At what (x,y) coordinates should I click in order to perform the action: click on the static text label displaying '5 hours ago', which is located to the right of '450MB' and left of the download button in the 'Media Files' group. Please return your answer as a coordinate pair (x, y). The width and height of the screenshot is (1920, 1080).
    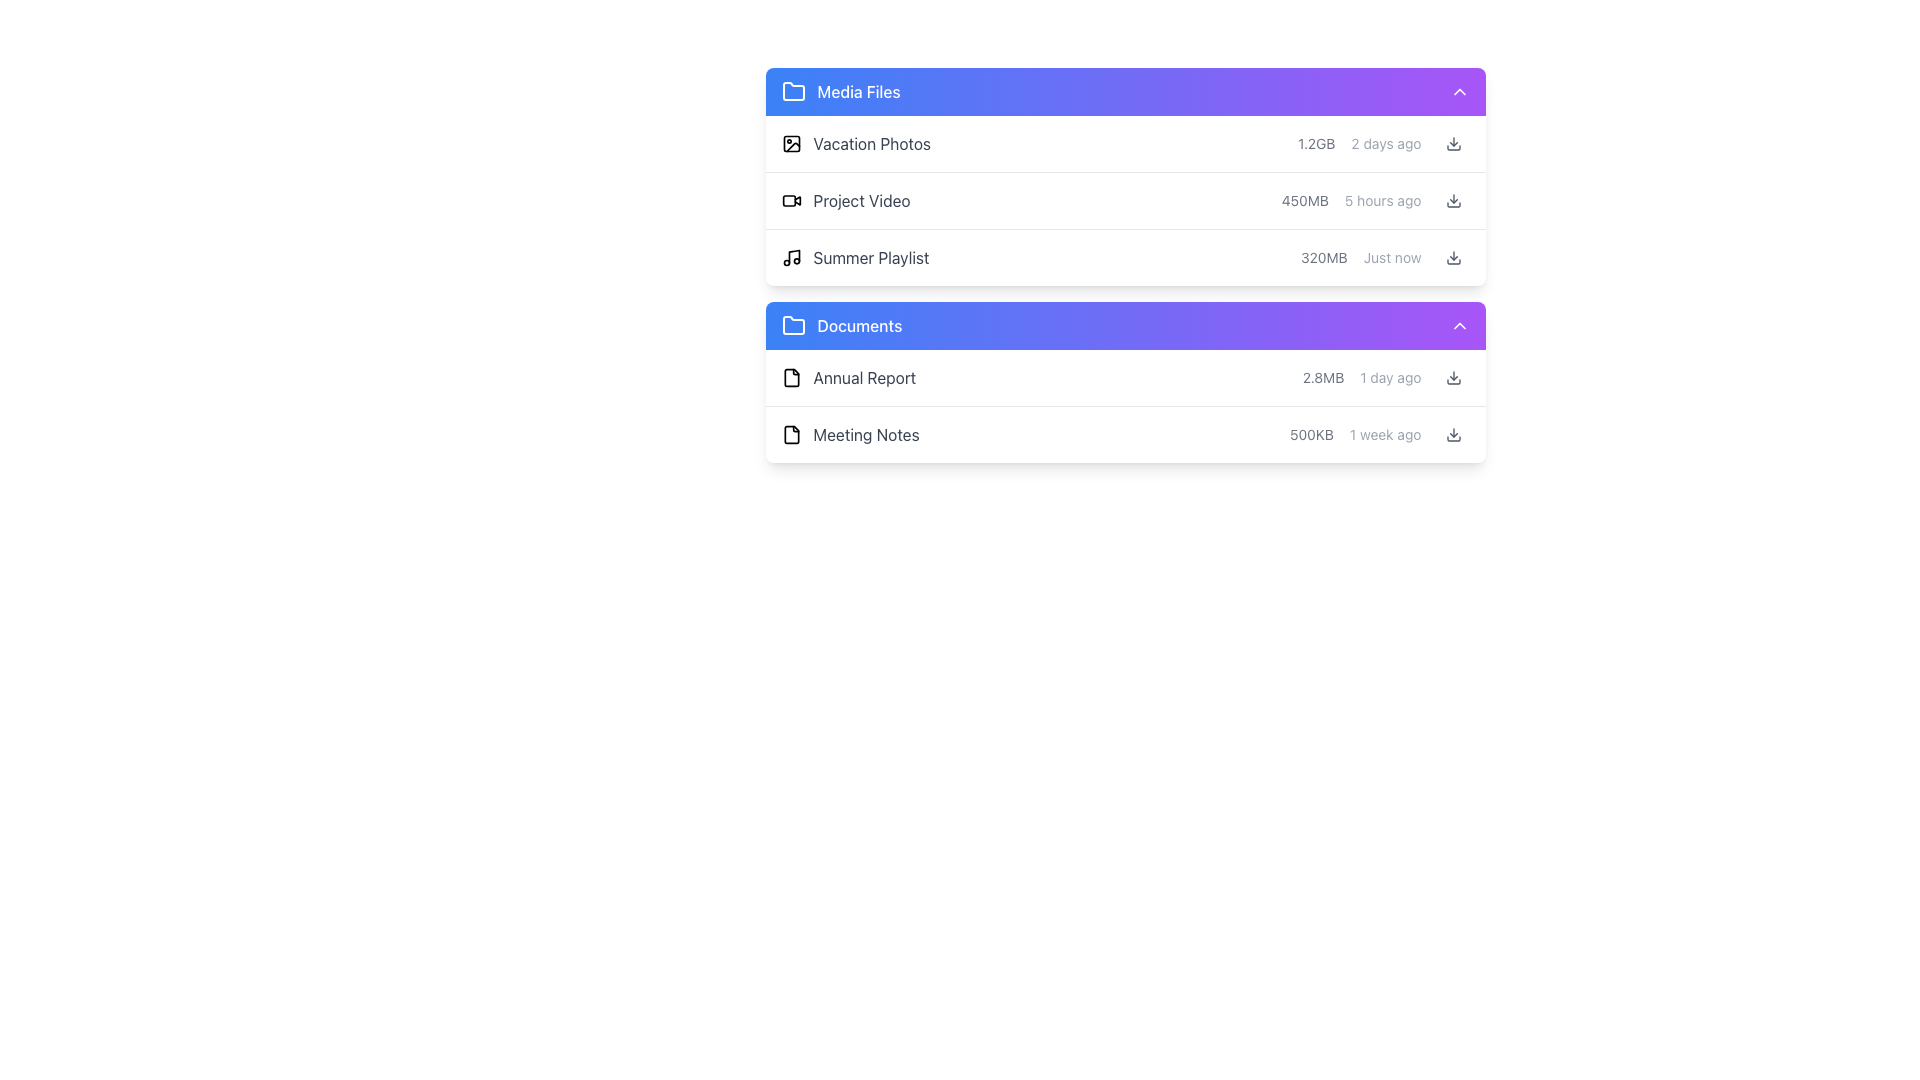
    Looking at the image, I should click on (1382, 200).